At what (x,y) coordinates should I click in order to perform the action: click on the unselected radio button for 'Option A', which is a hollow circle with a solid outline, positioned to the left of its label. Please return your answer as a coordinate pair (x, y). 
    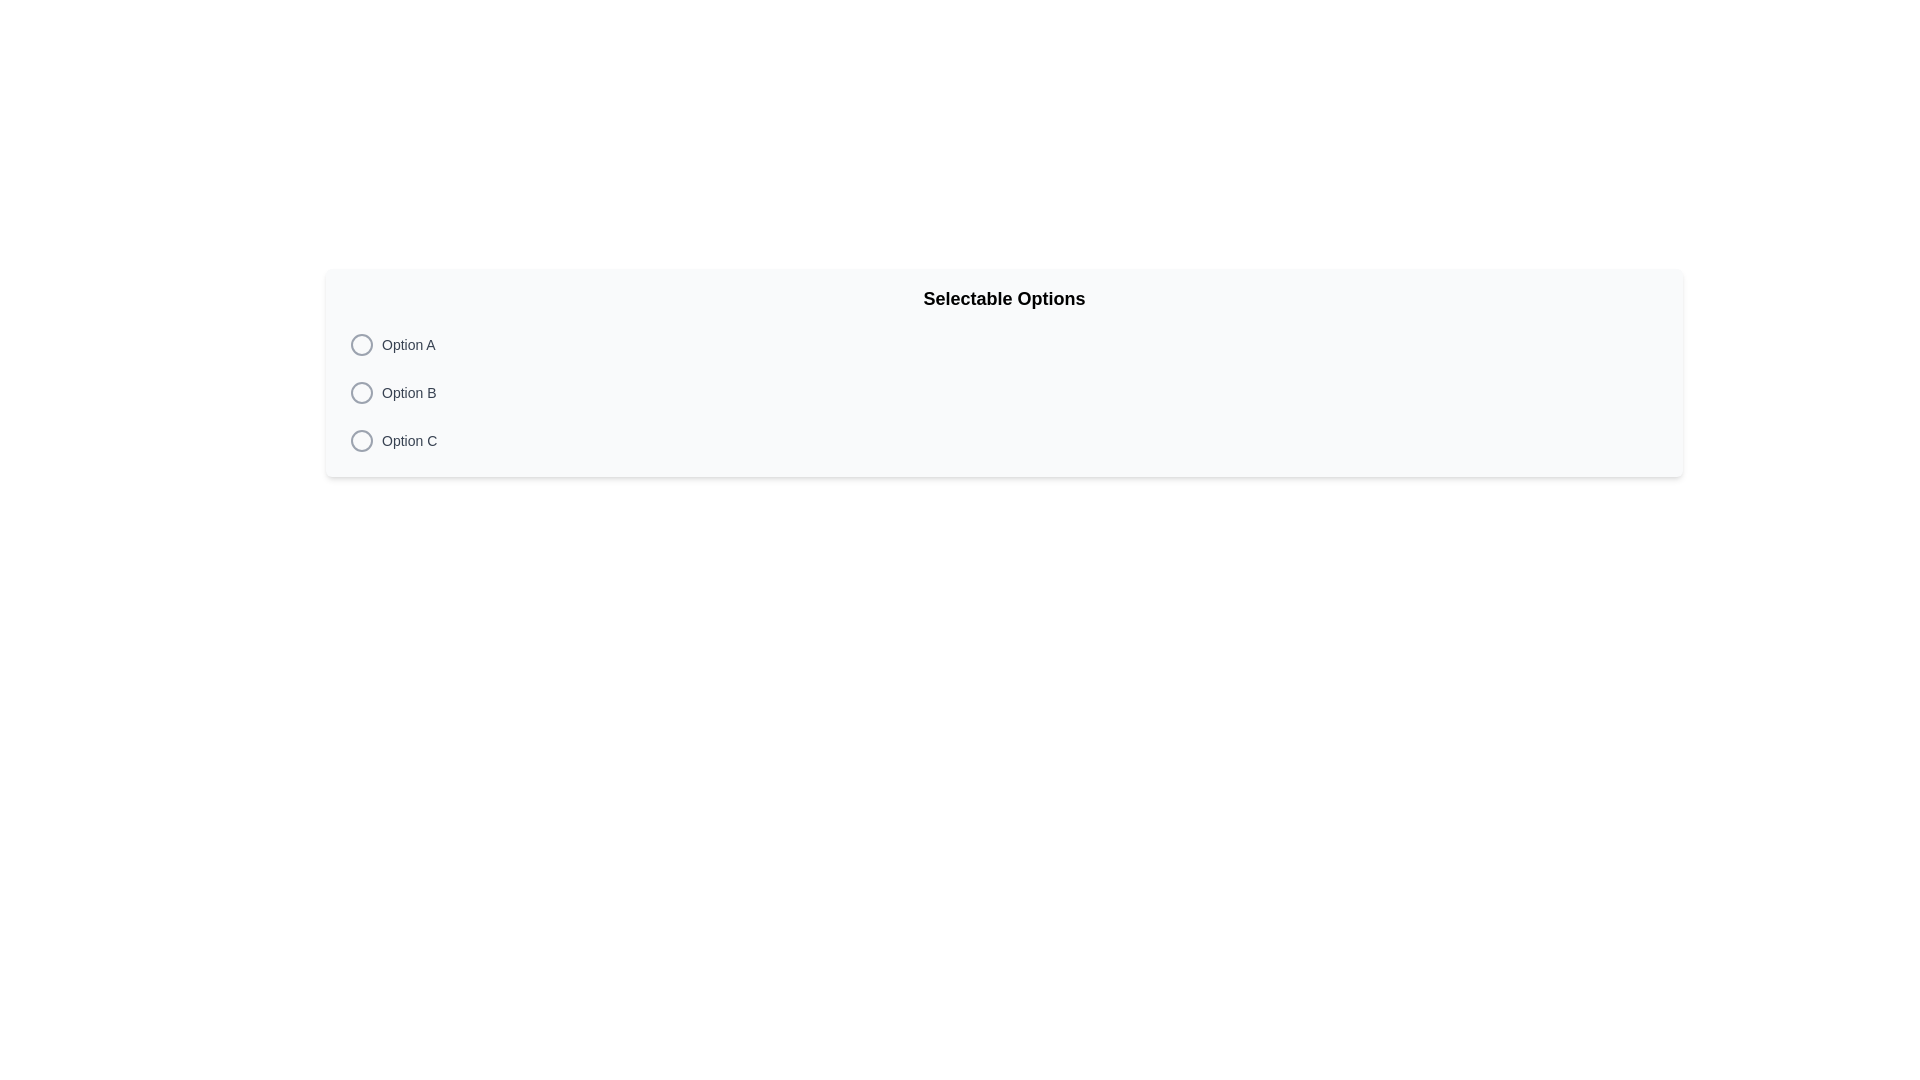
    Looking at the image, I should click on (361, 343).